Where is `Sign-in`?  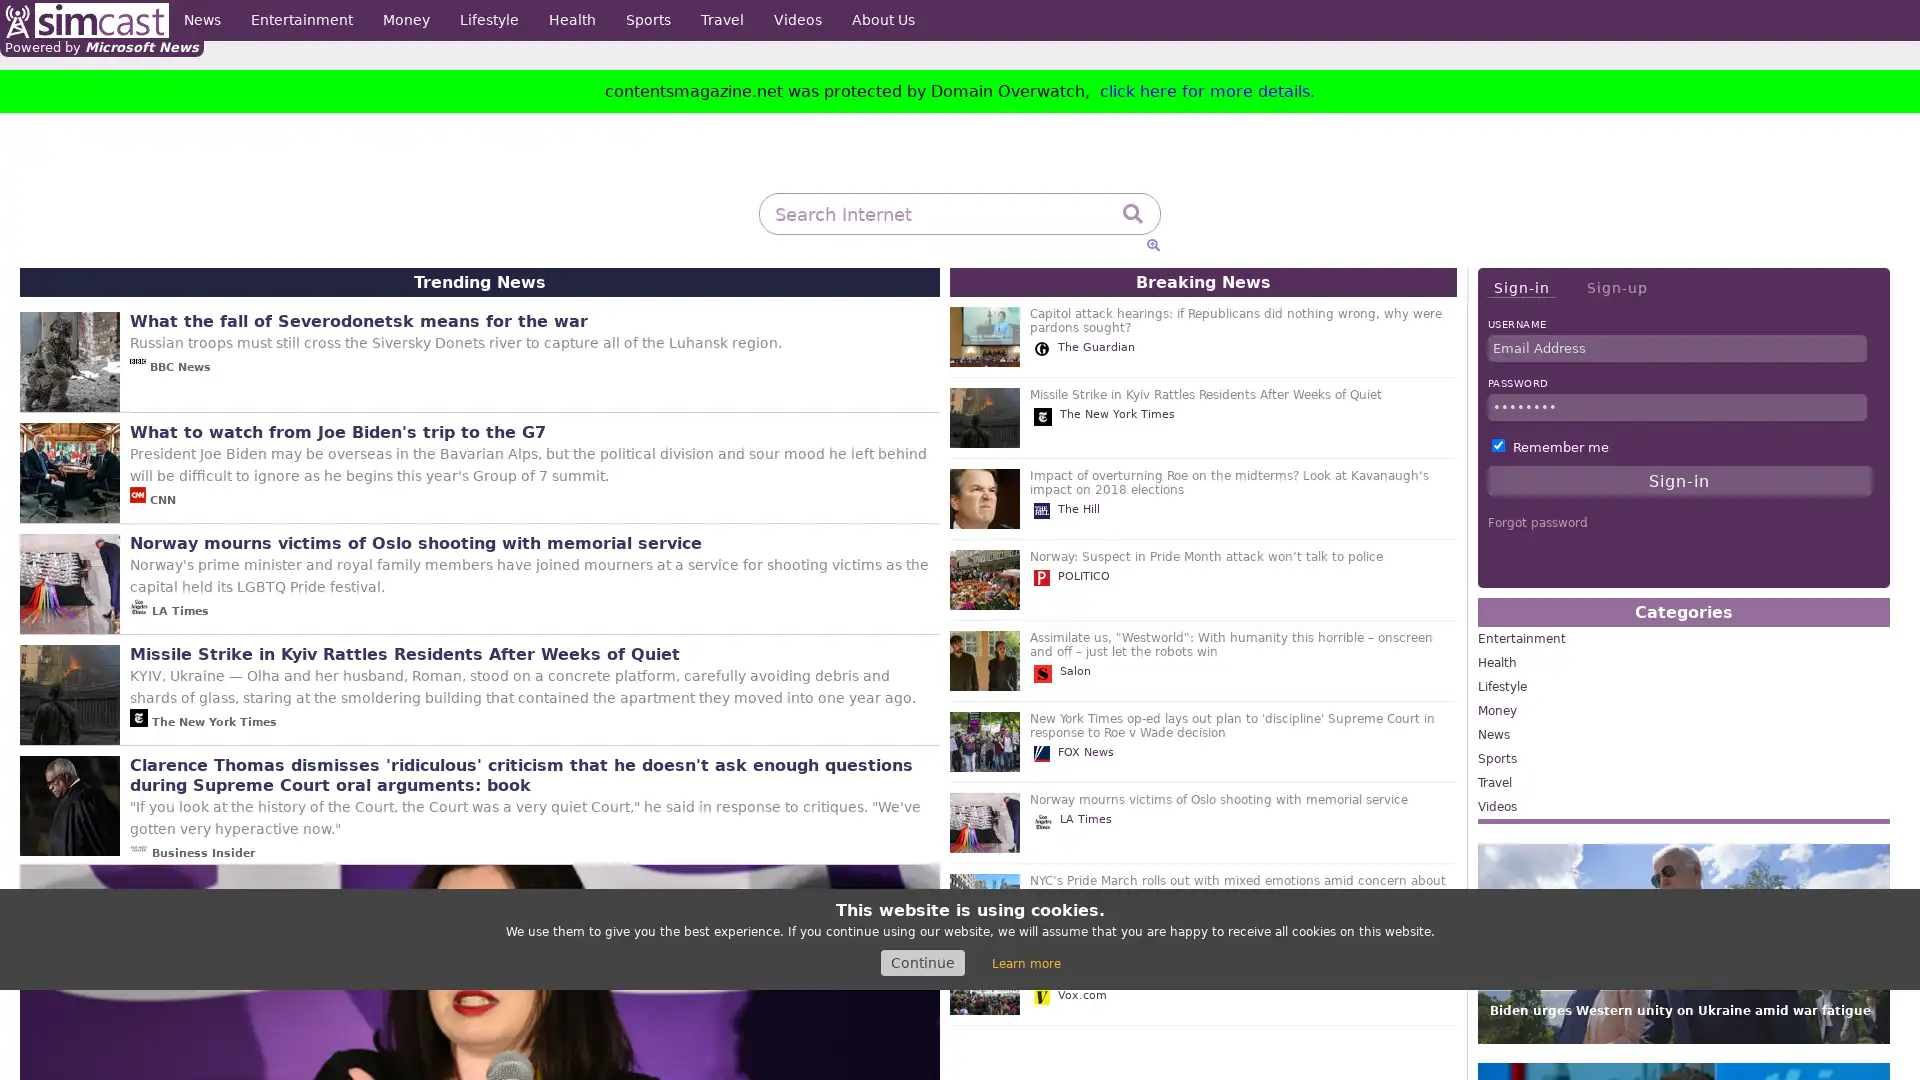
Sign-in is located at coordinates (1520, 288).